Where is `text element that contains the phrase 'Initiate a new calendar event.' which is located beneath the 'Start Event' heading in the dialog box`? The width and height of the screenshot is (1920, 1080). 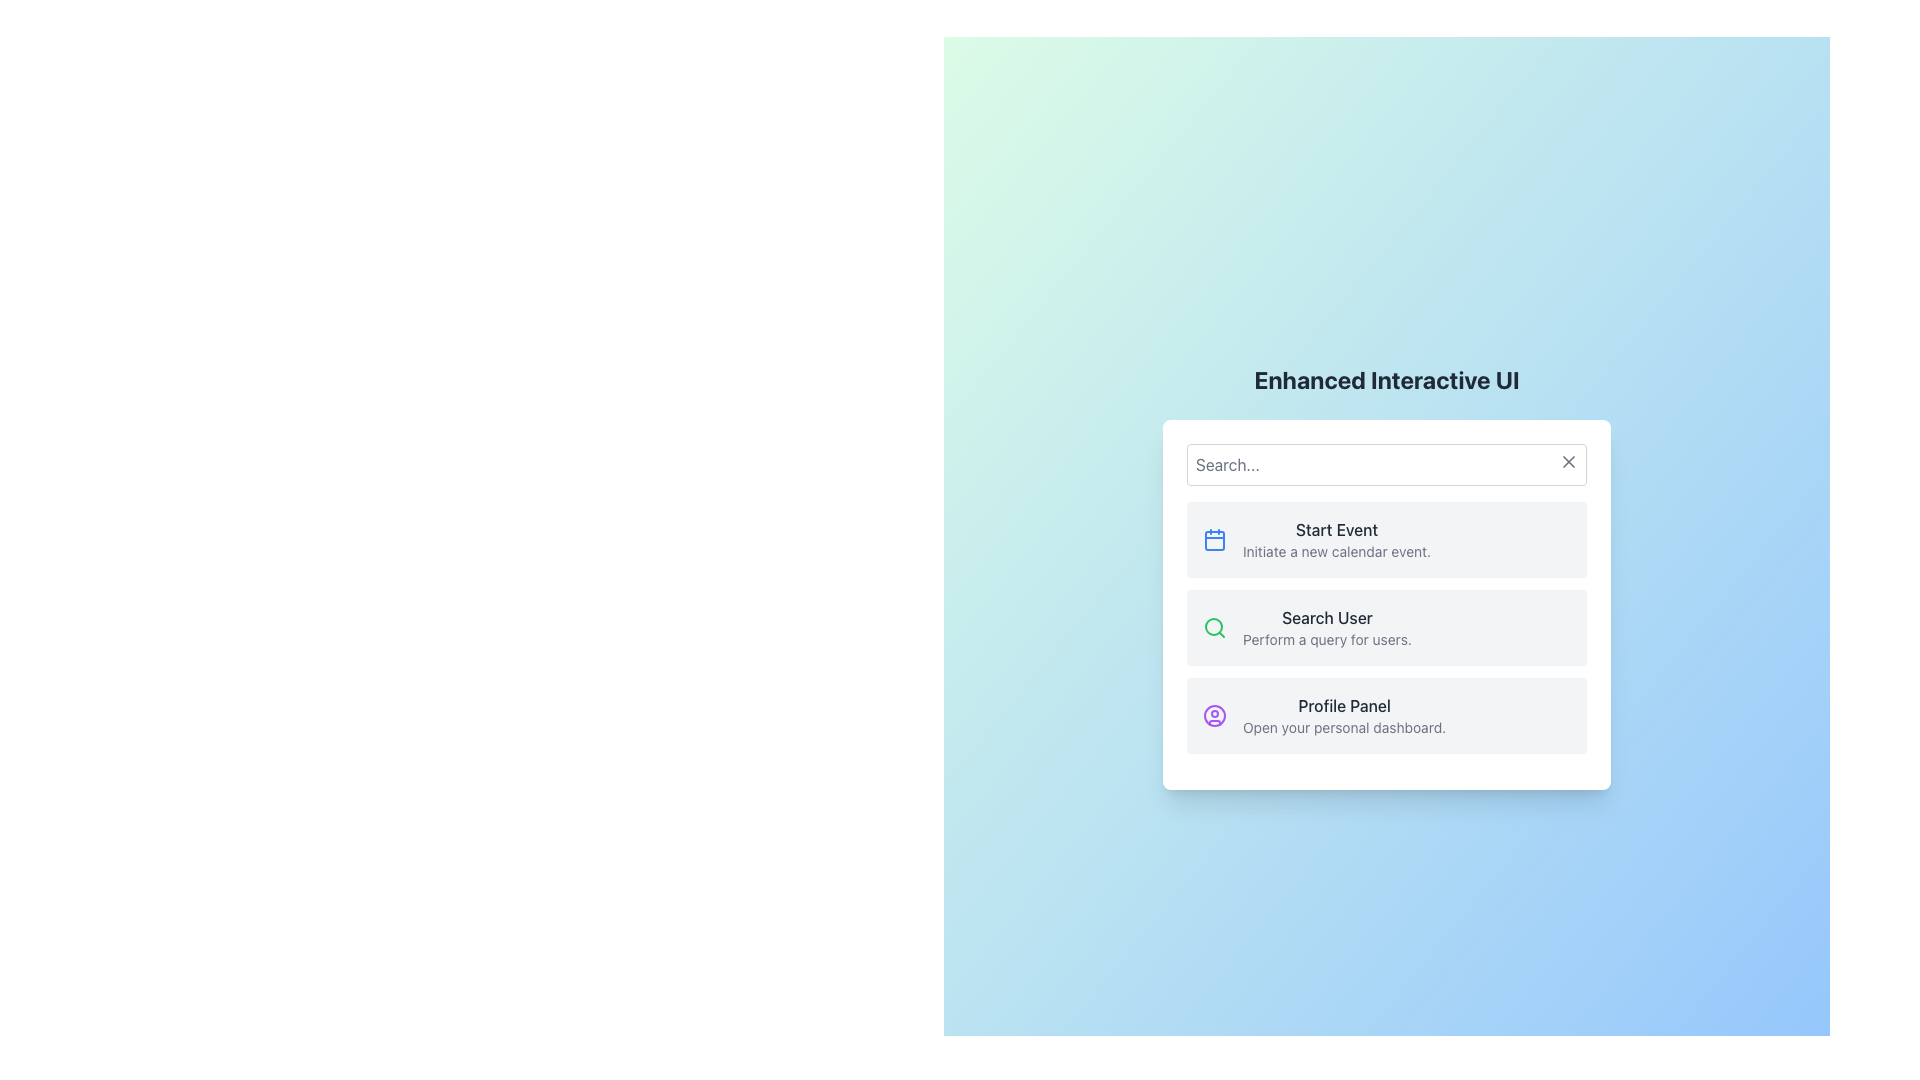 text element that contains the phrase 'Initiate a new calendar event.' which is located beneath the 'Start Event' heading in the dialog box is located at coordinates (1337, 551).